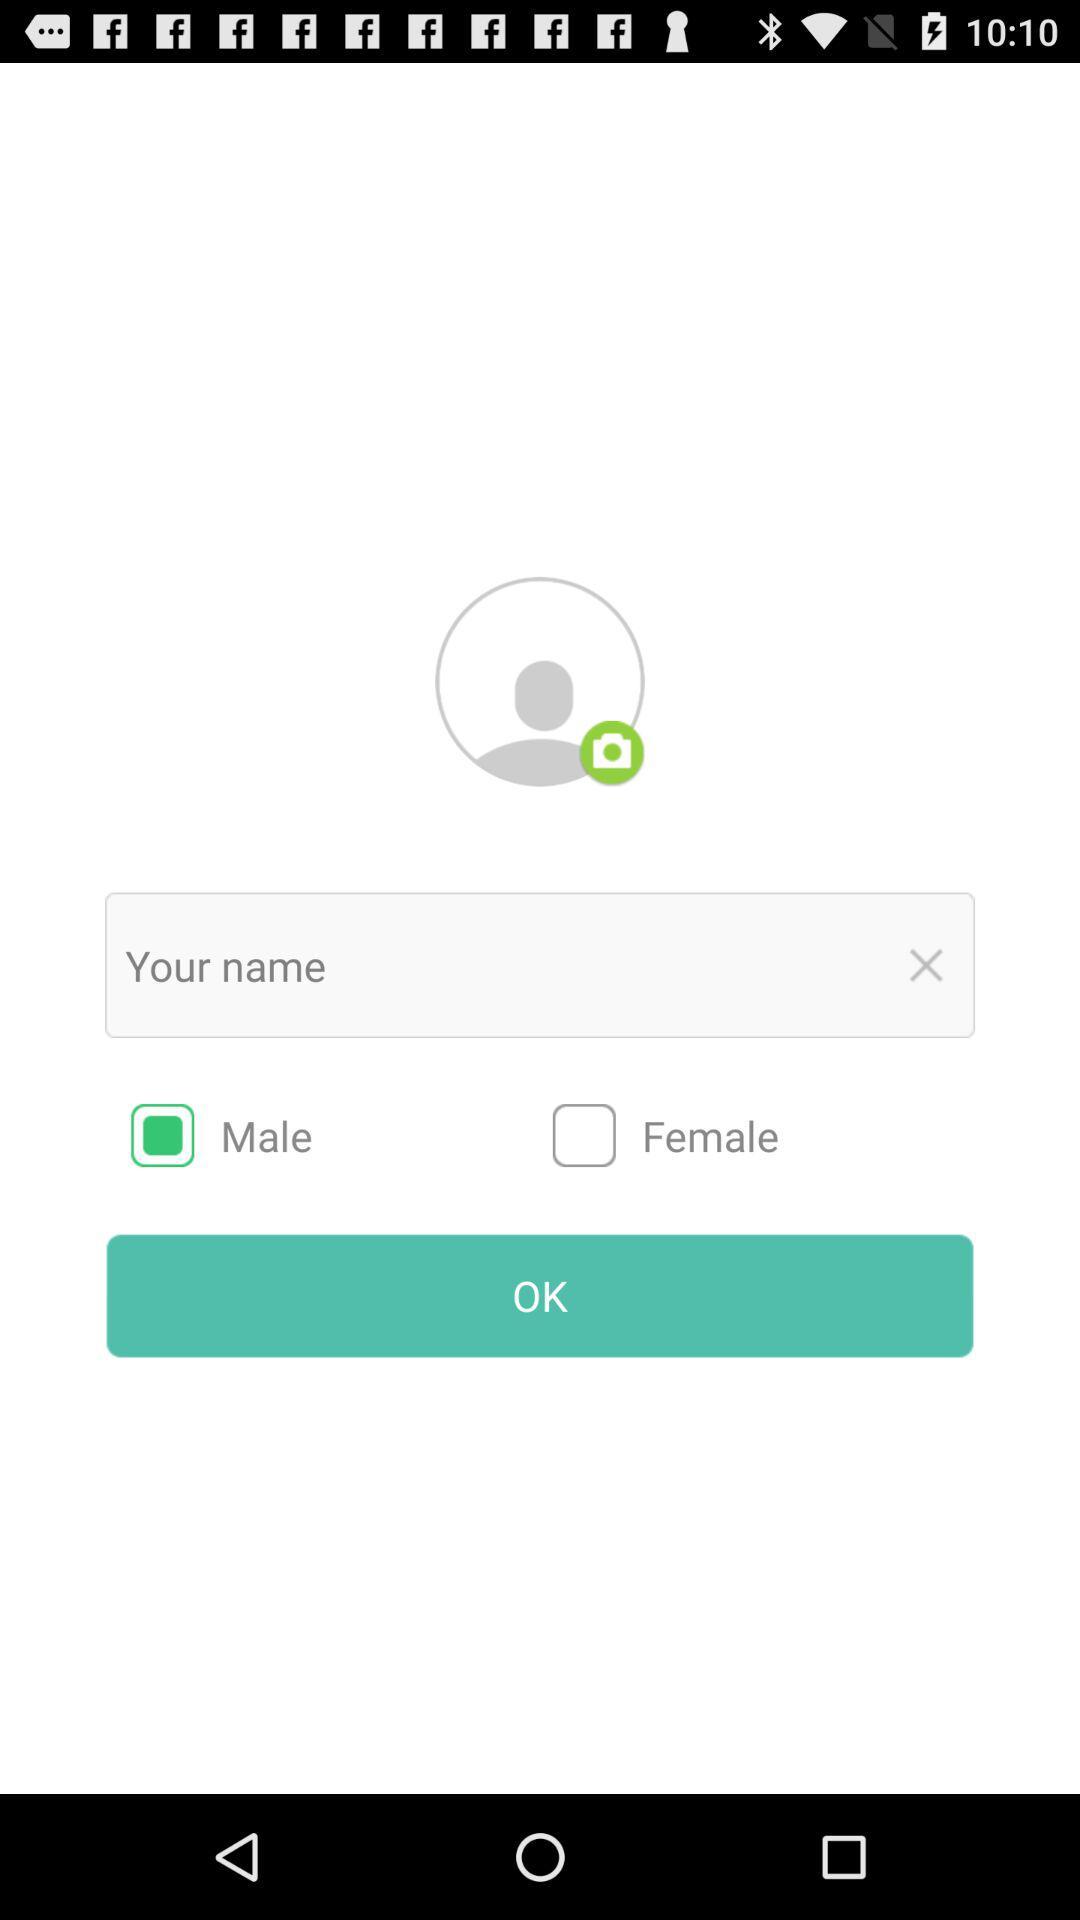 The width and height of the screenshot is (1080, 1920). I want to click on the icon next to the male, so click(763, 1135).